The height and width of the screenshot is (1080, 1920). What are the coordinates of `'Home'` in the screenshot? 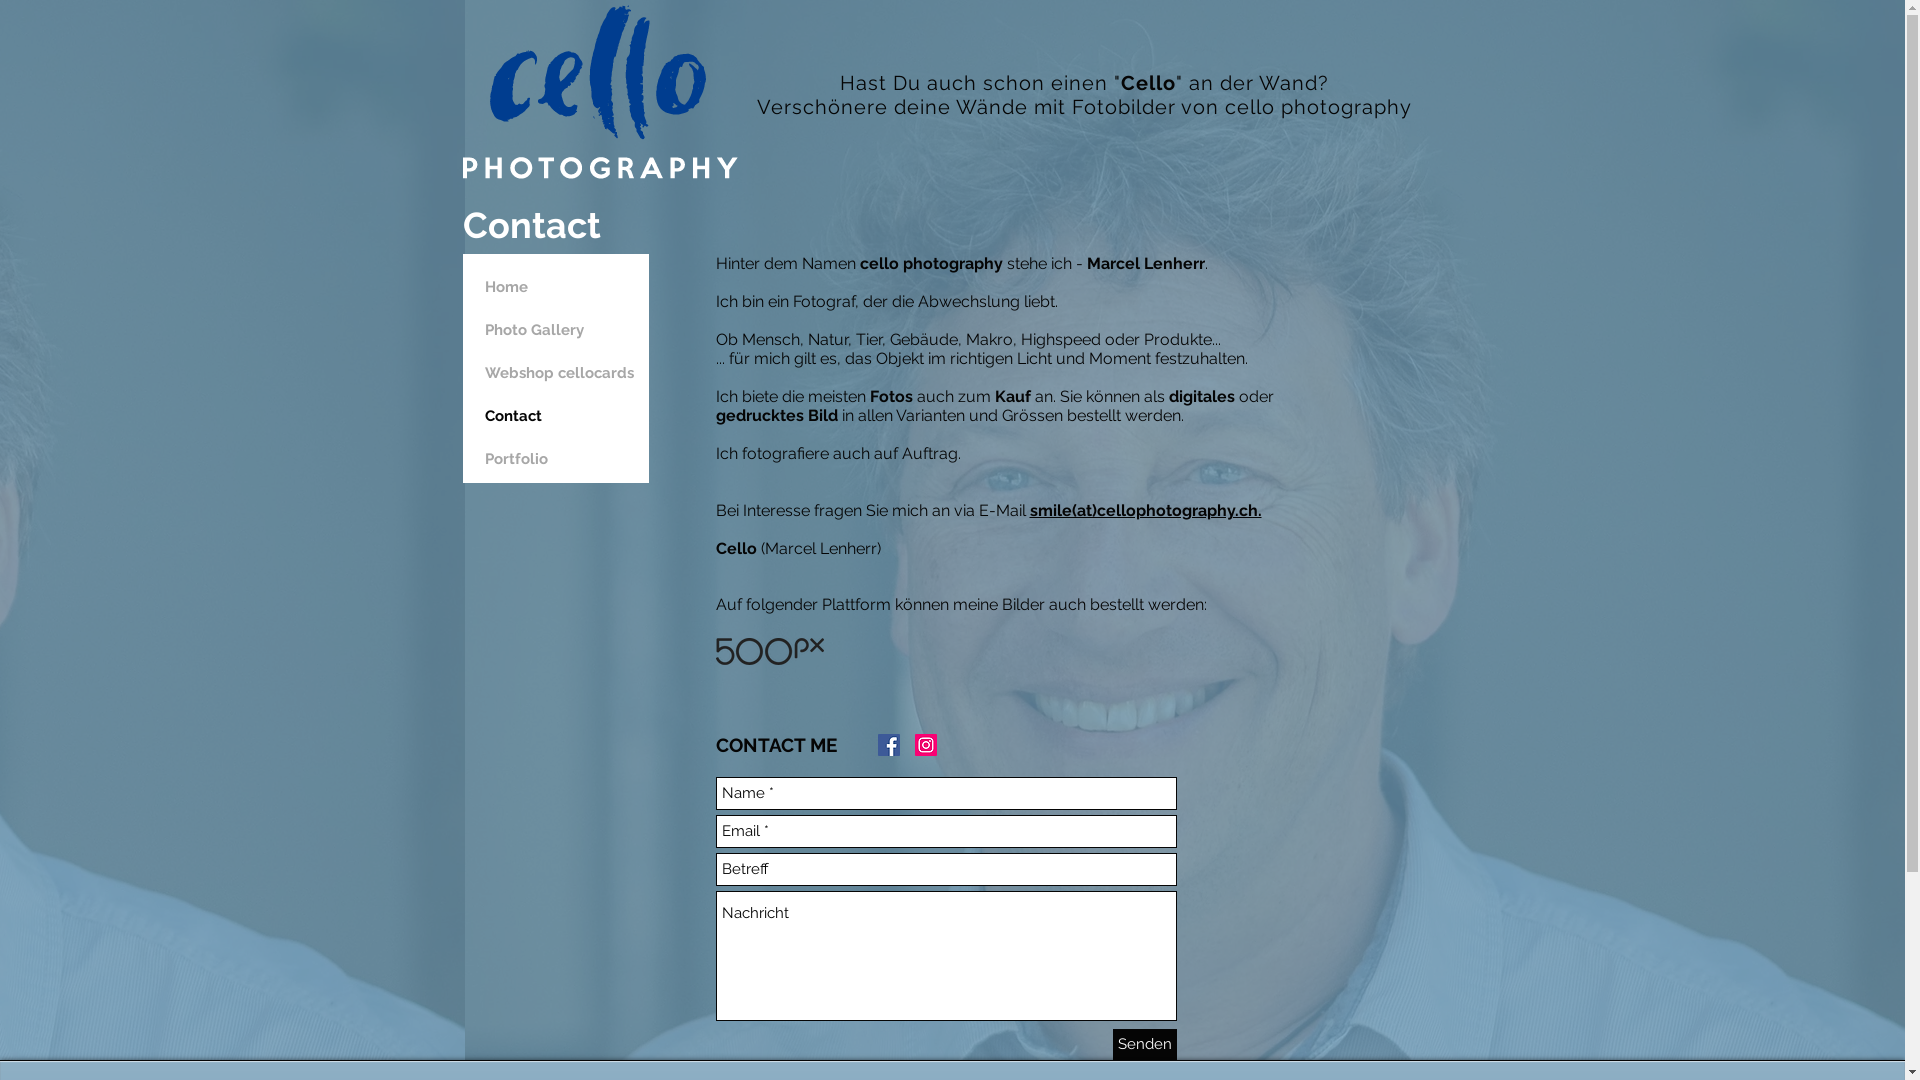 It's located at (558, 287).